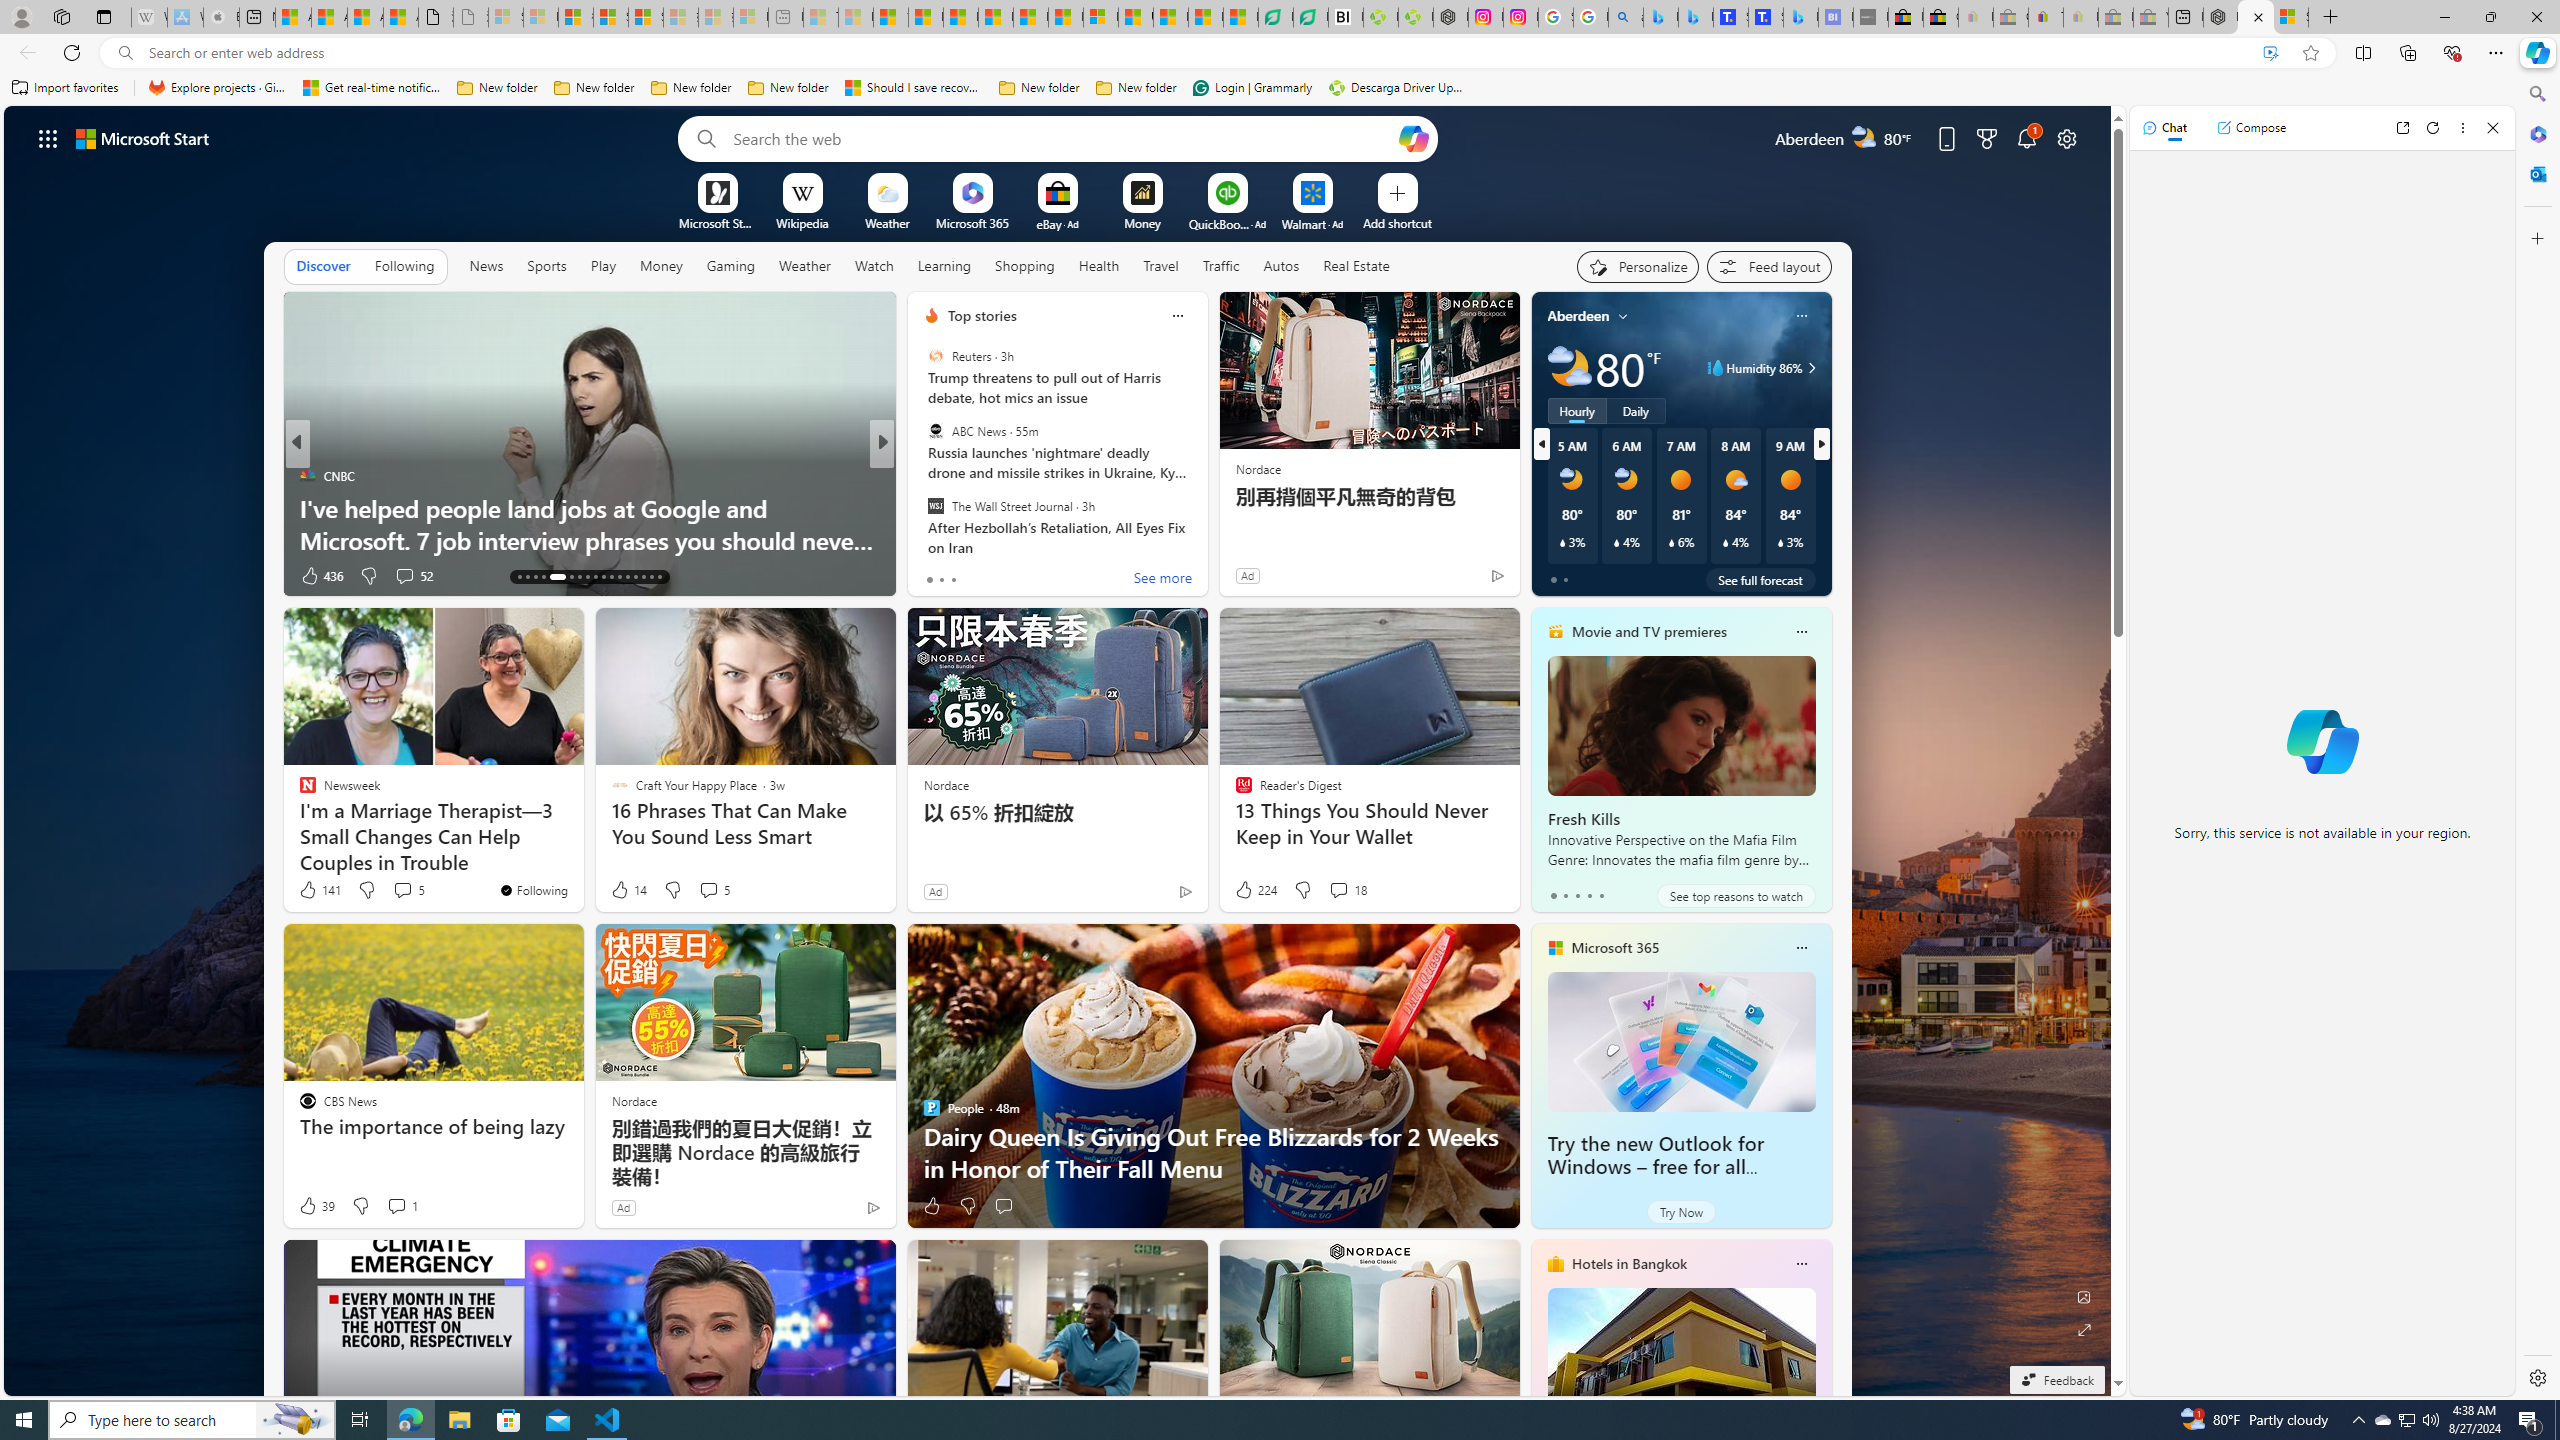 Image resolution: width=2560 pixels, height=1440 pixels. What do you see at coordinates (929, 575) in the screenshot?
I see `'7 Like'` at bounding box center [929, 575].